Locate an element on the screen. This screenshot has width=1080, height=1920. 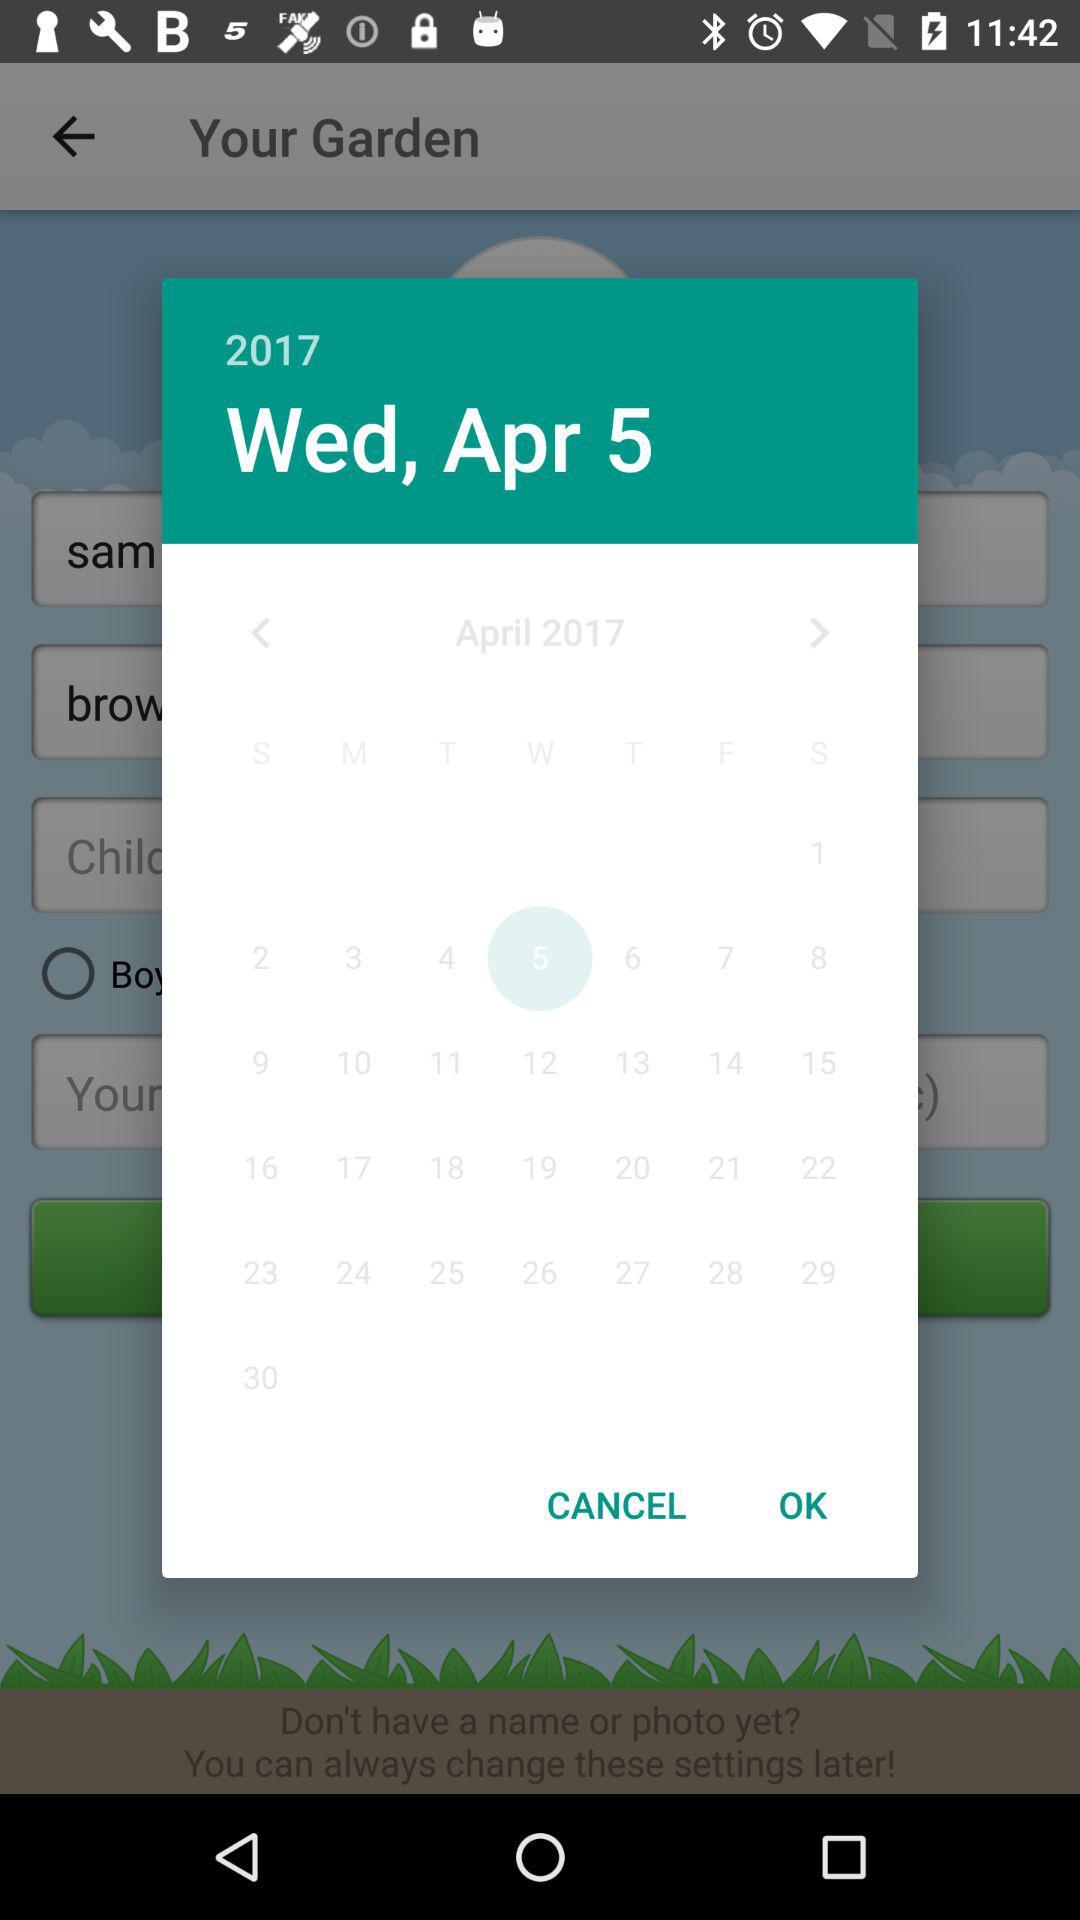
the cancel icon is located at coordinates (615, 1504).